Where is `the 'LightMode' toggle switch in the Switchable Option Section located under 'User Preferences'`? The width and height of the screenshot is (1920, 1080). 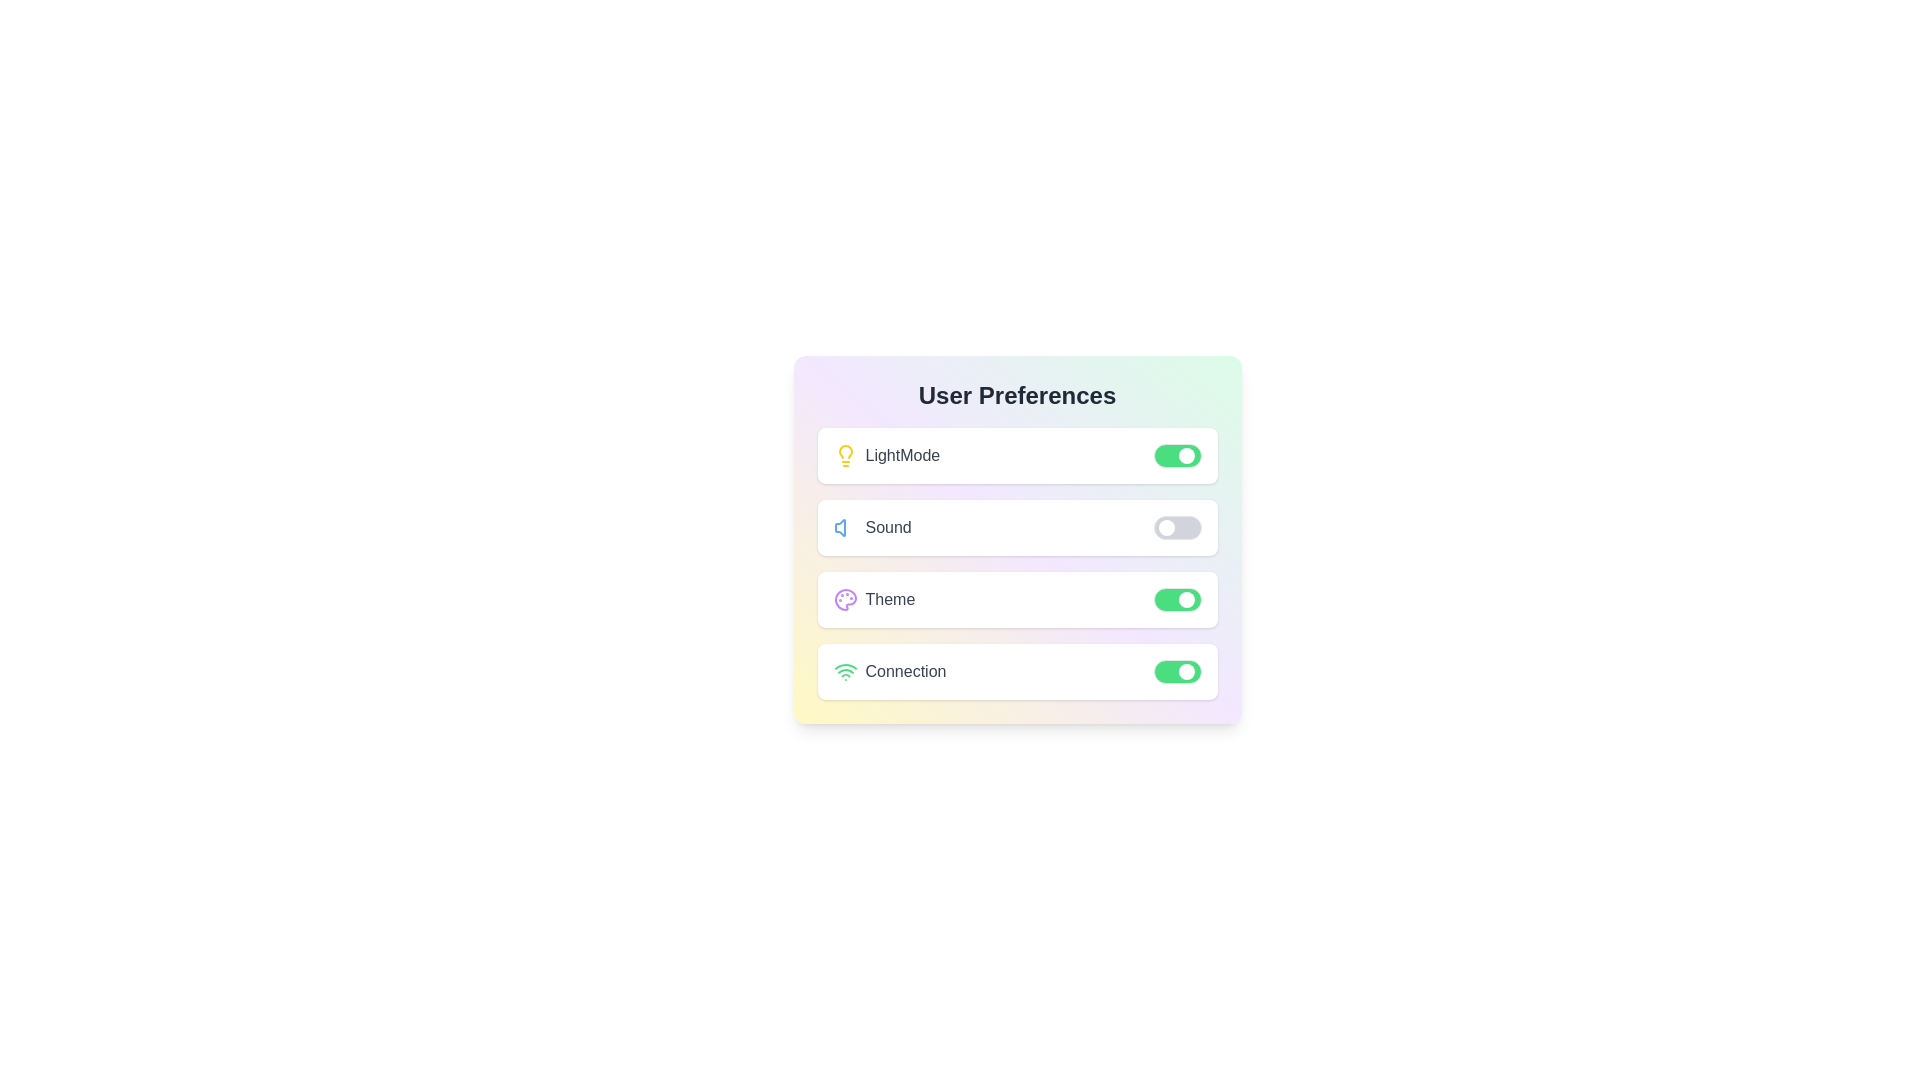
the 'LightMode' toggle switch in the Switchable Option Section located under 'User Preferences' is located at coordinates (1017, 455).